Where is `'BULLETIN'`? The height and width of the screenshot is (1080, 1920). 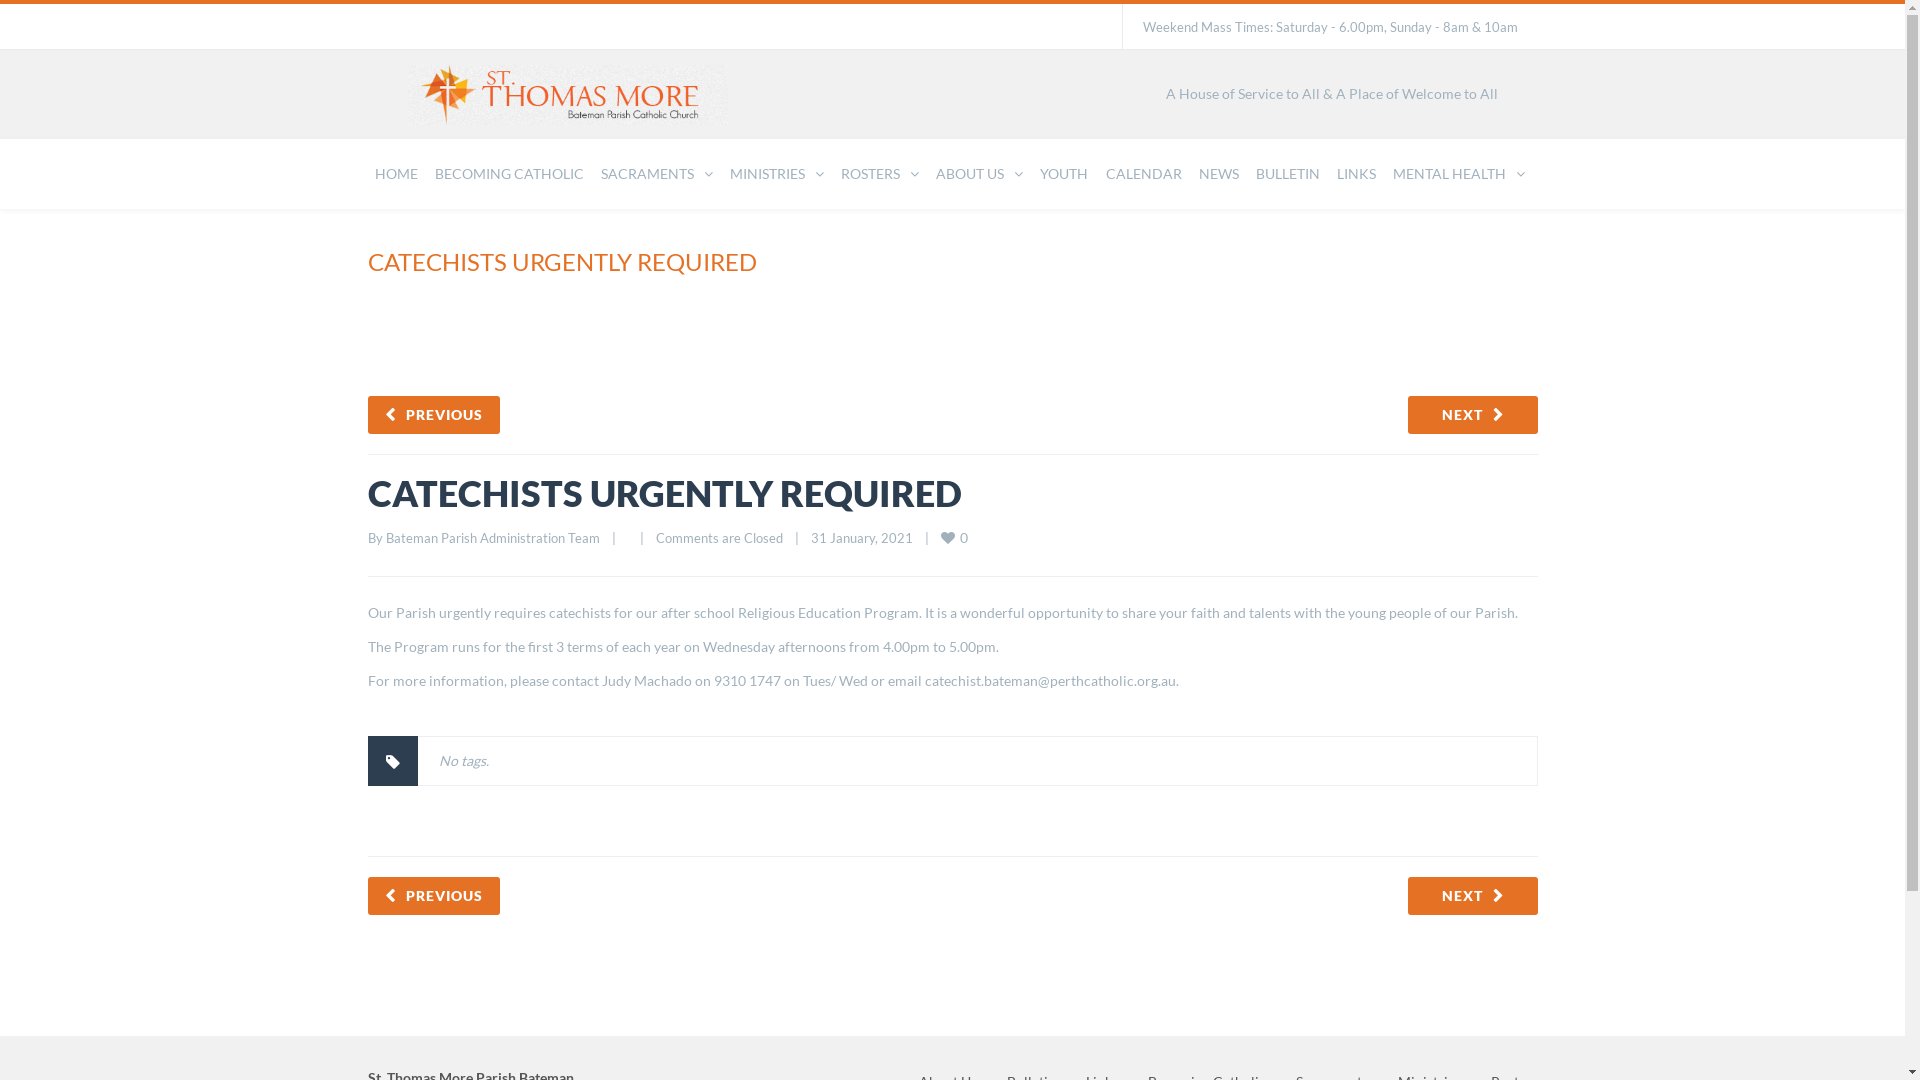 'BULLETIN' is located at coordinates (1287, 172).